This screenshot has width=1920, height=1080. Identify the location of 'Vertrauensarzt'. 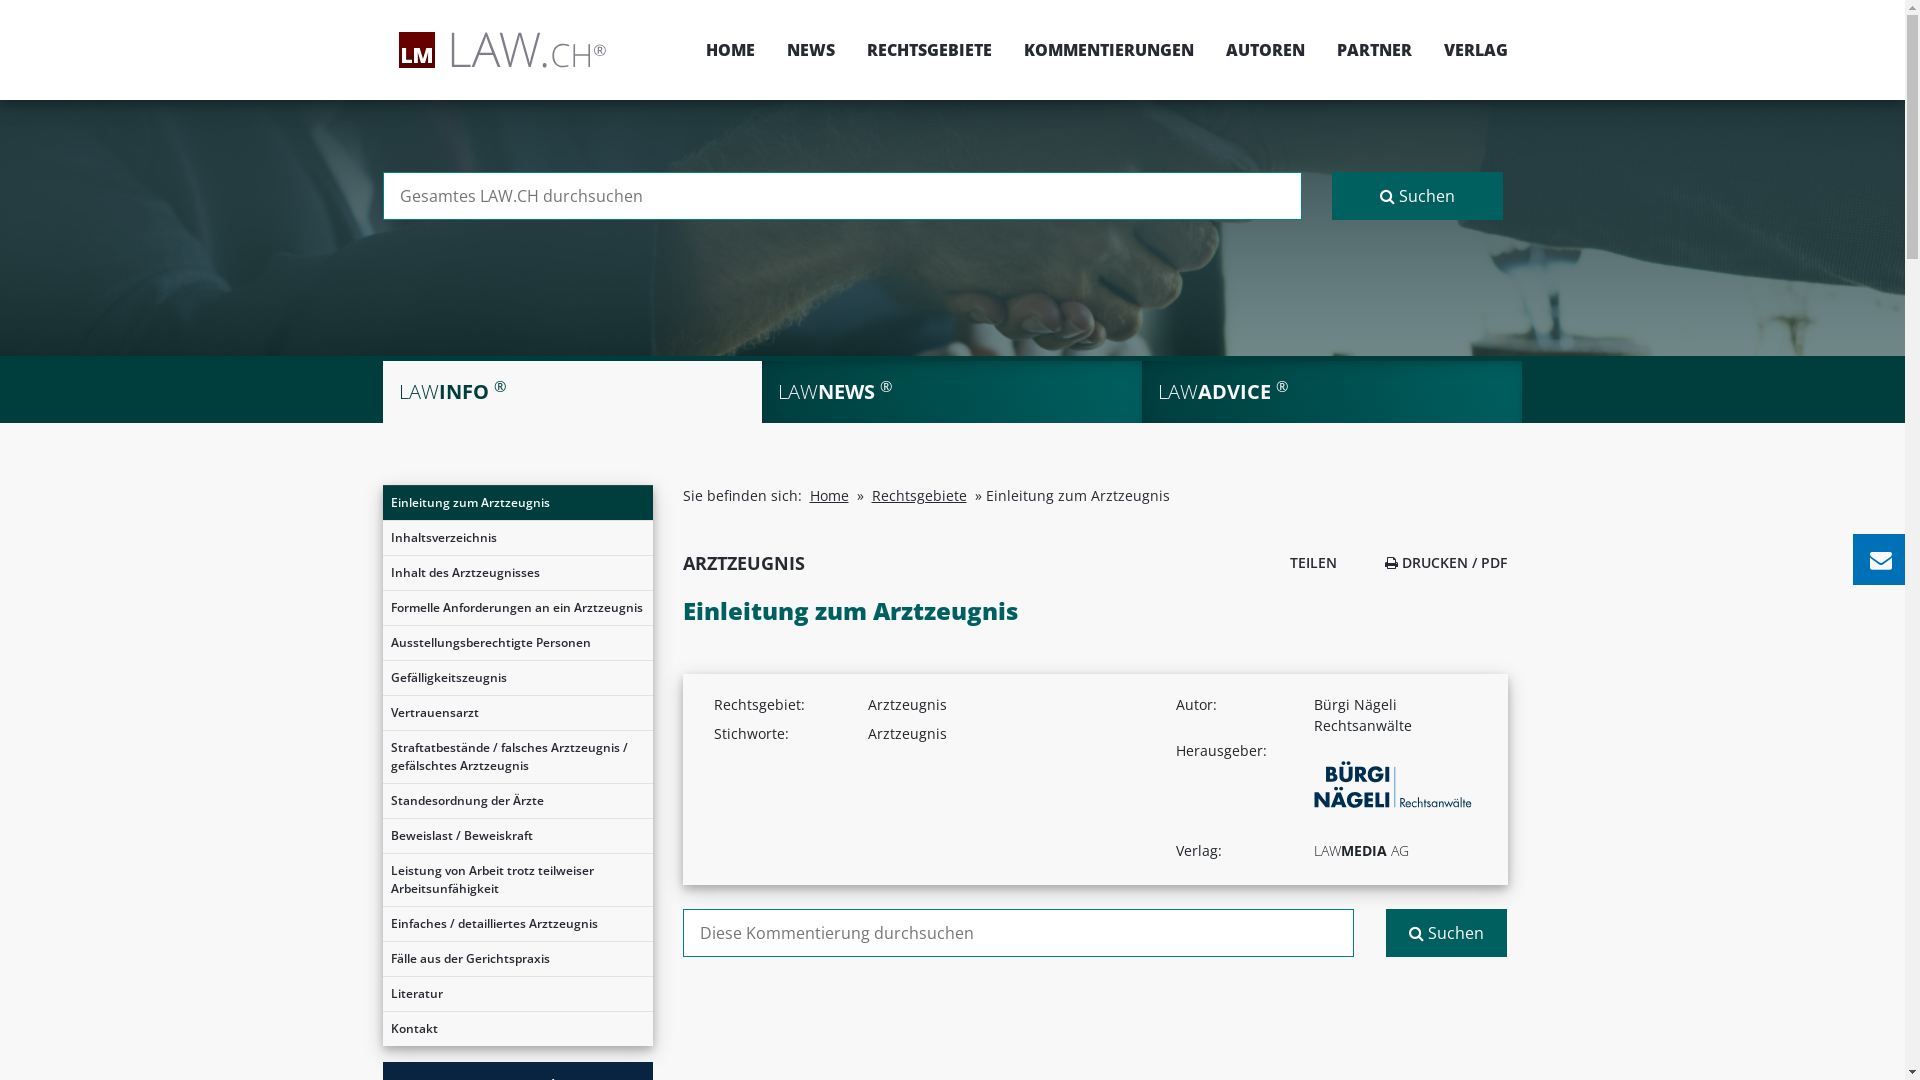
(517, 712).